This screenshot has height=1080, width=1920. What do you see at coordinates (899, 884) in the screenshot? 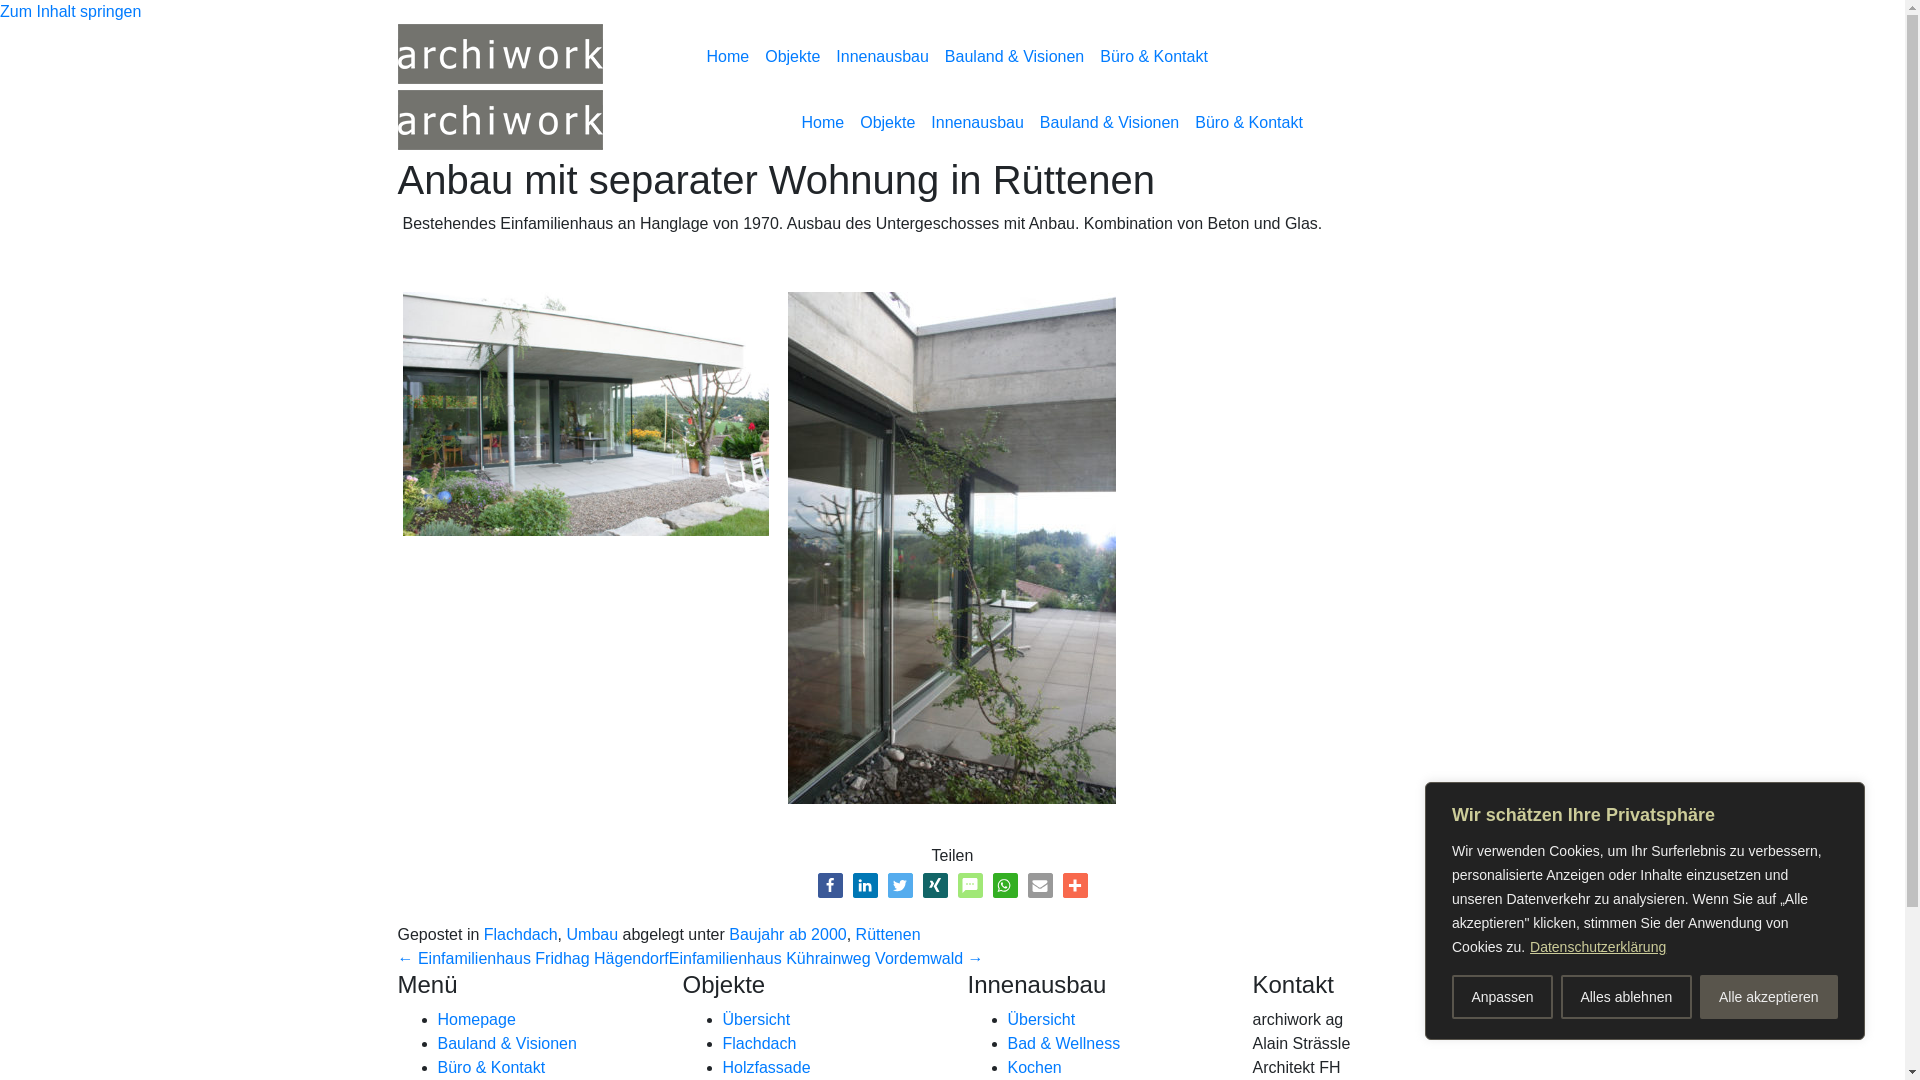
I see `'Bei Twitter teilen'` at bounding box center [899, 884].